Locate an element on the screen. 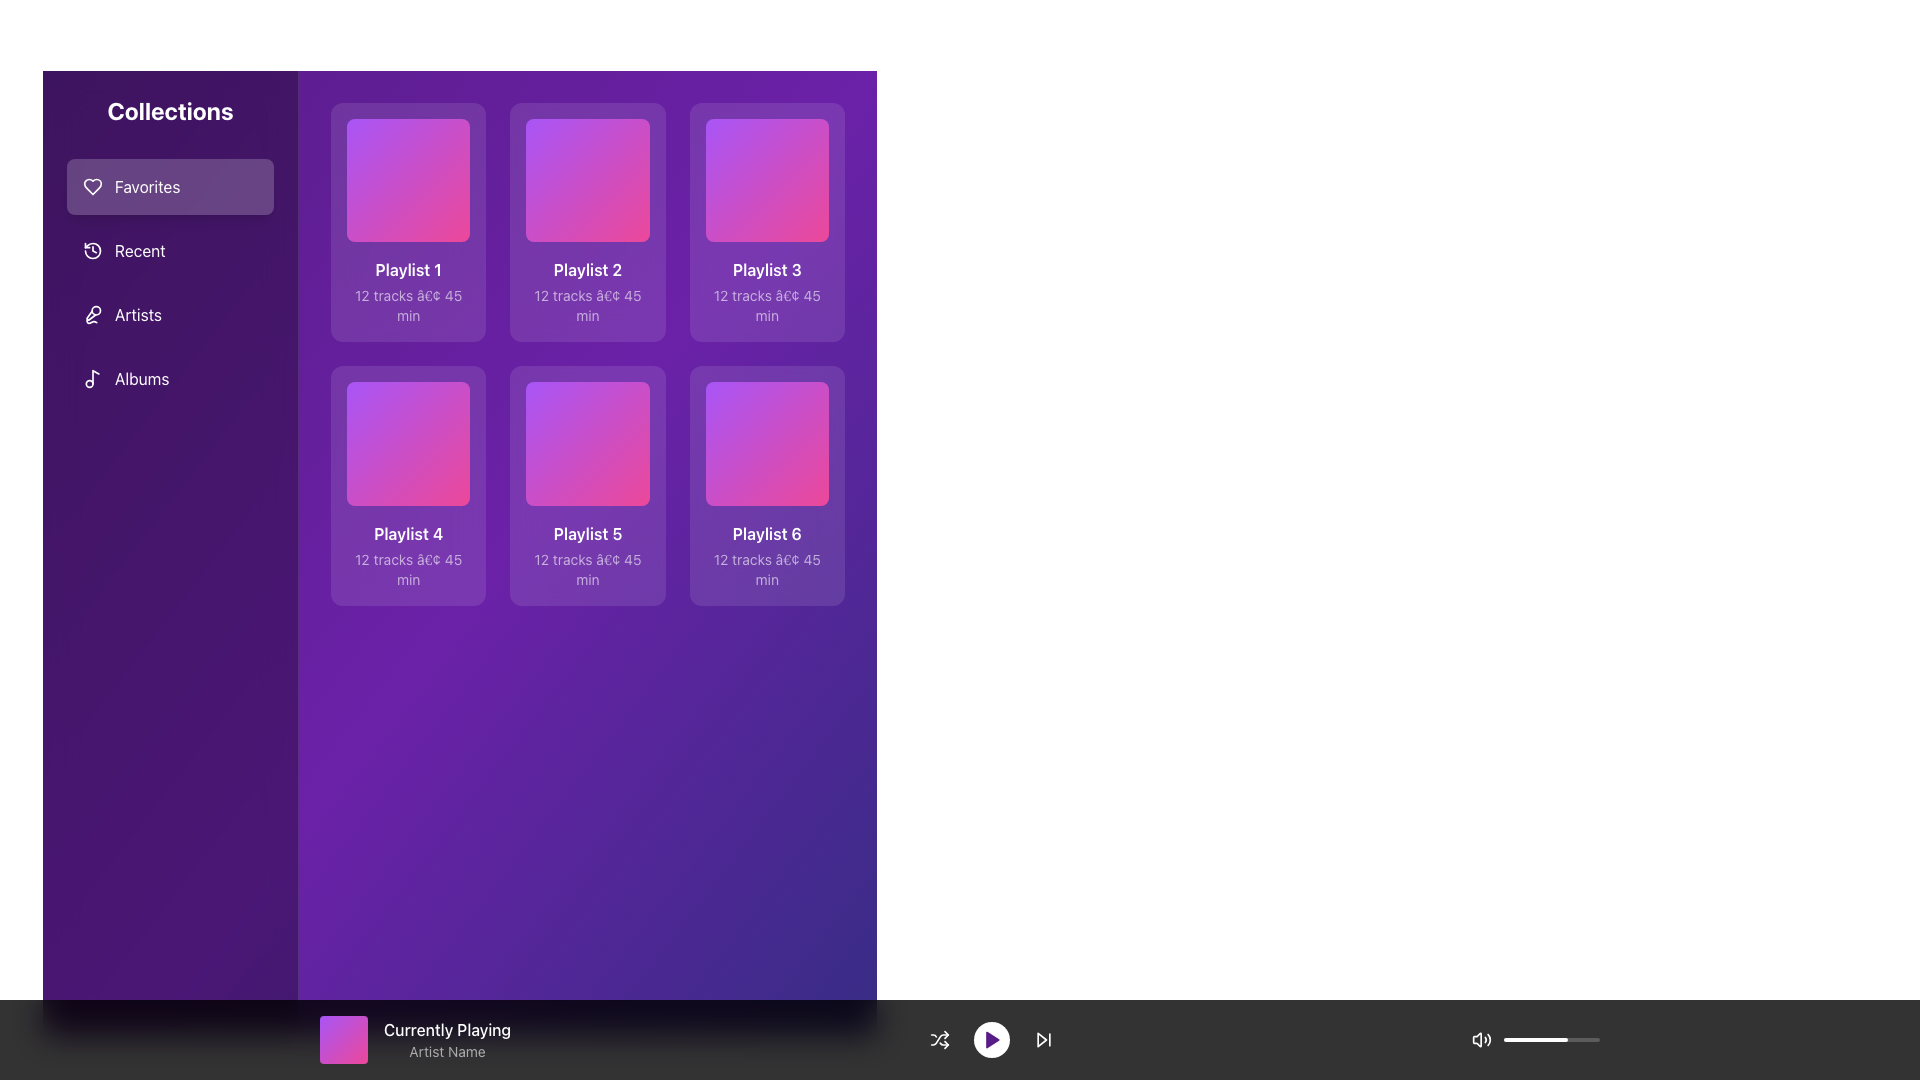  the music playlist card located in the first row, third column of the grid is located at coordinates (766, 222).